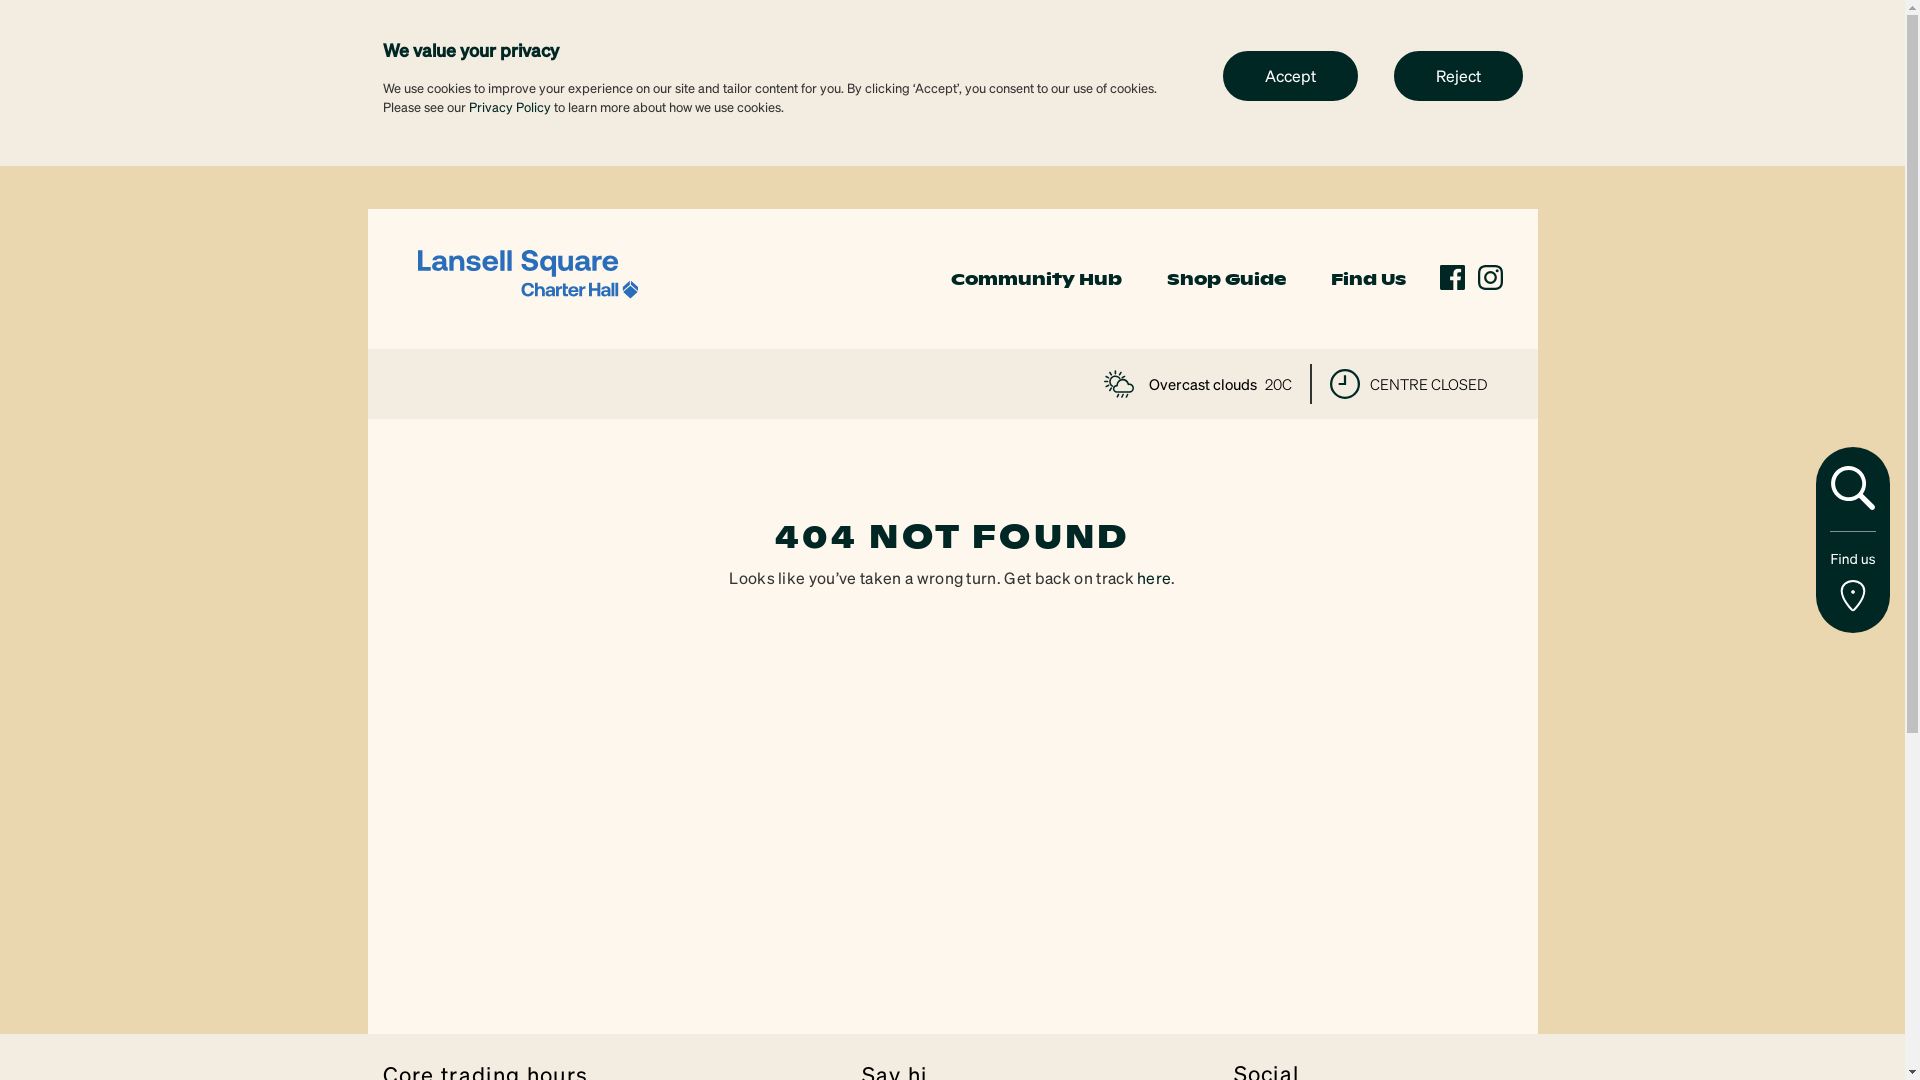 This screenshot has height=1080, width=1920. I want to click on 'facebook', so click(1440, 277).